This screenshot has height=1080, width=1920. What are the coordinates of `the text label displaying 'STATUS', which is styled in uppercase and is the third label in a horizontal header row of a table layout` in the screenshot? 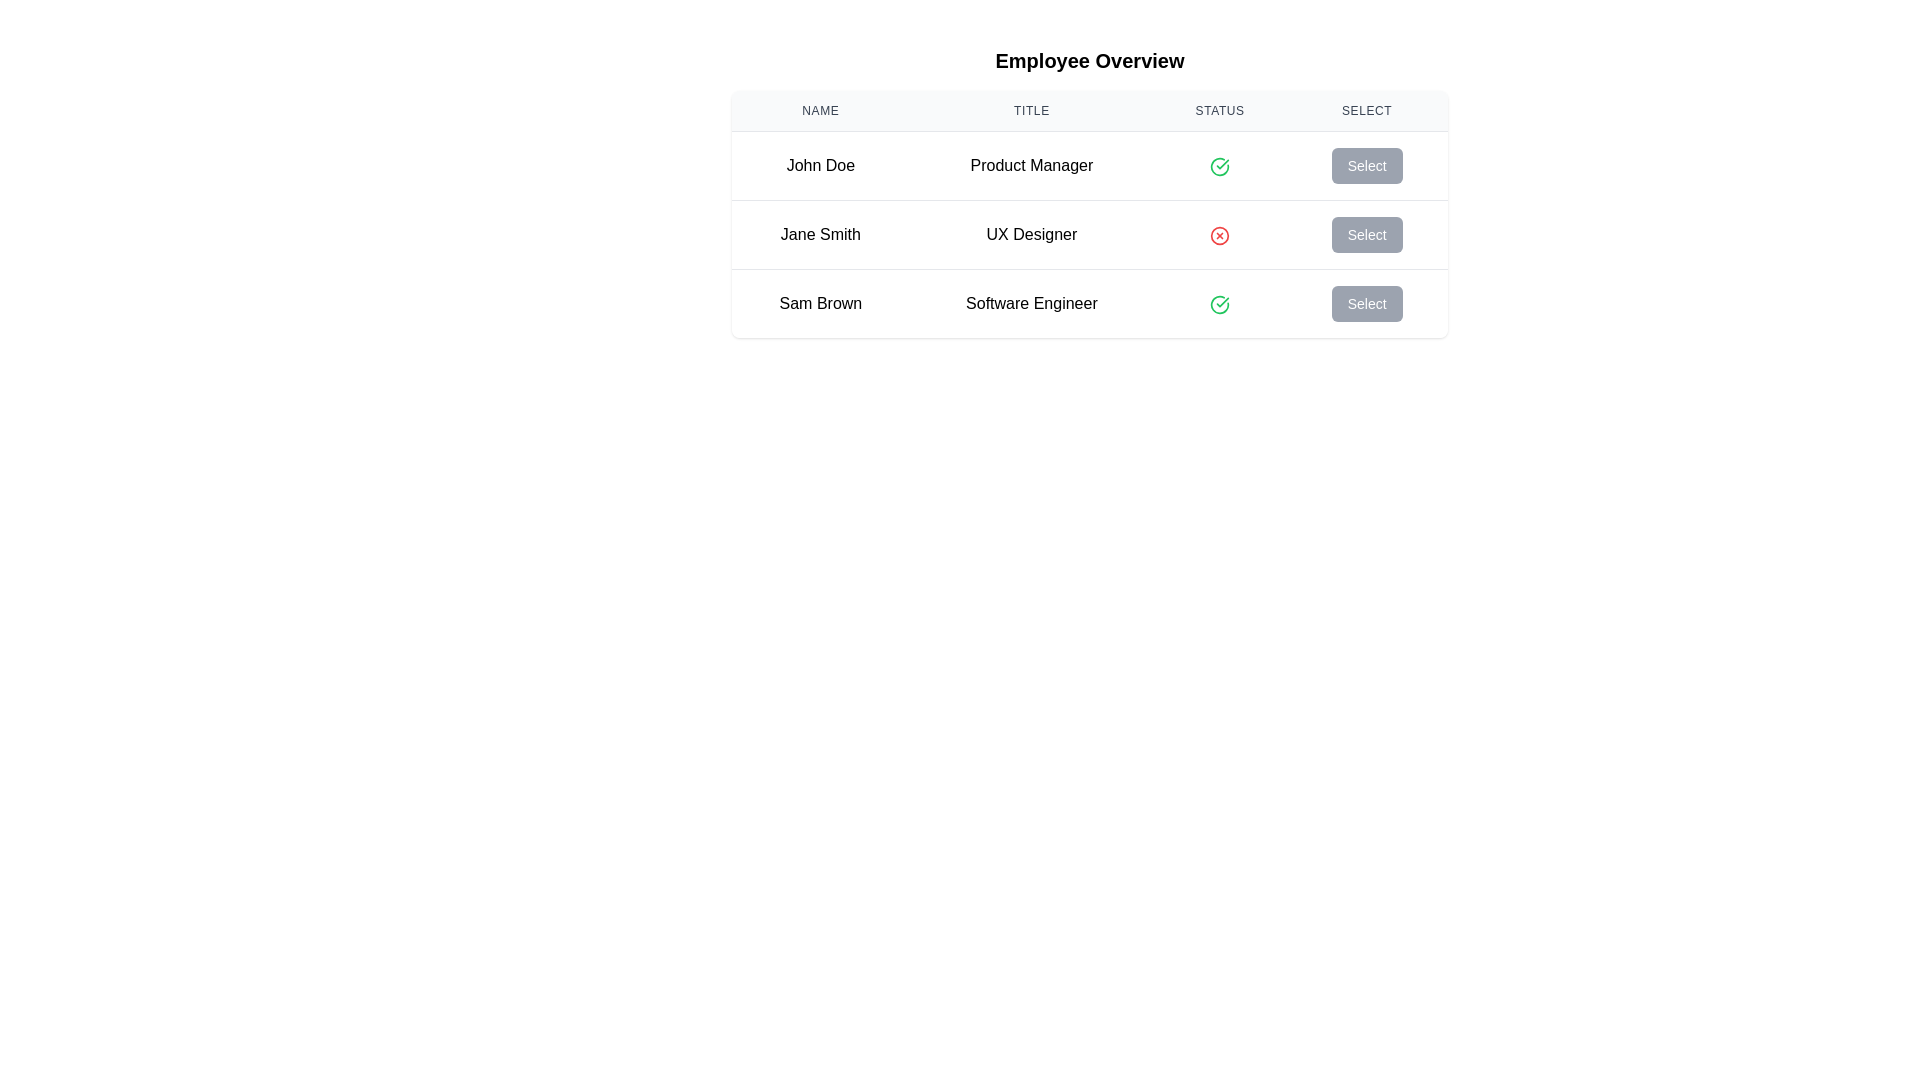 It's located at (1219, 111).